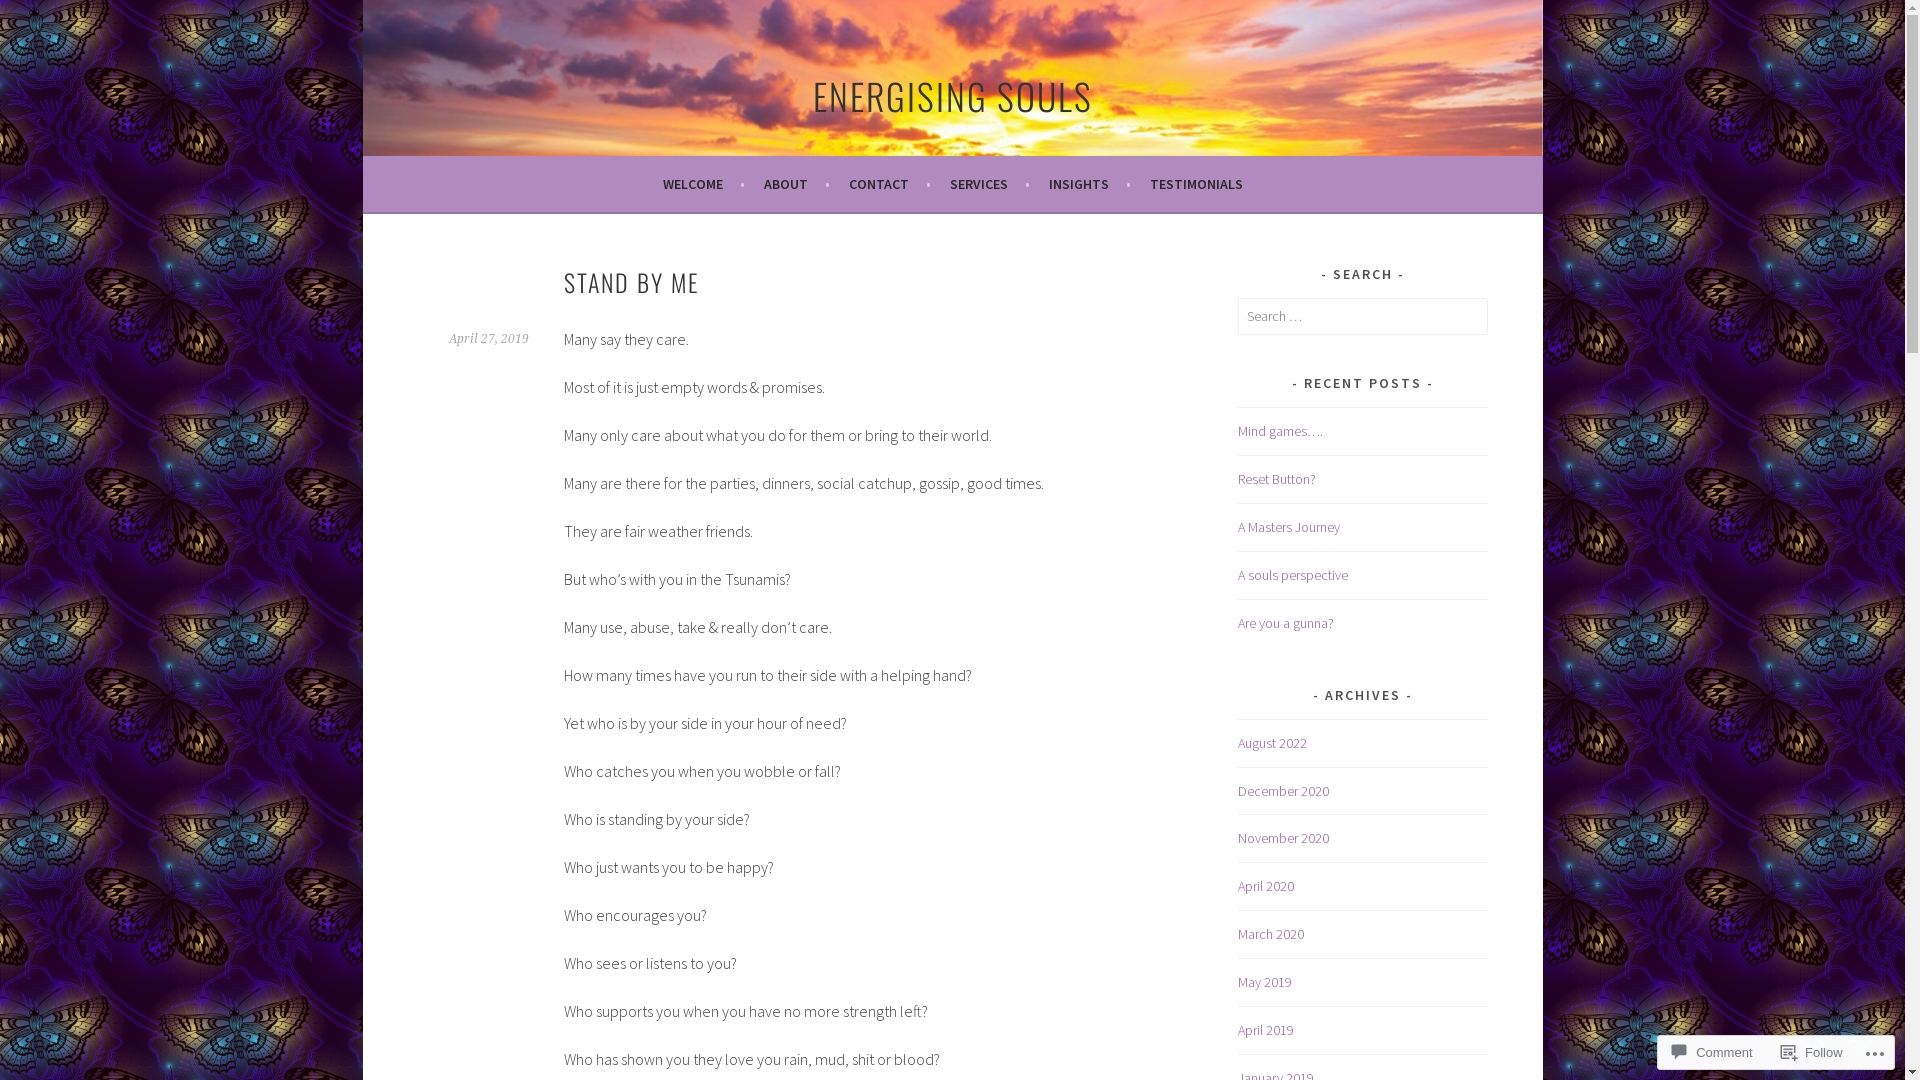 This screenshot has height=1080, width=1920. Describe the element at coordinates (1264, 981) in the screenshot. I see `'May 2019'` at that location.